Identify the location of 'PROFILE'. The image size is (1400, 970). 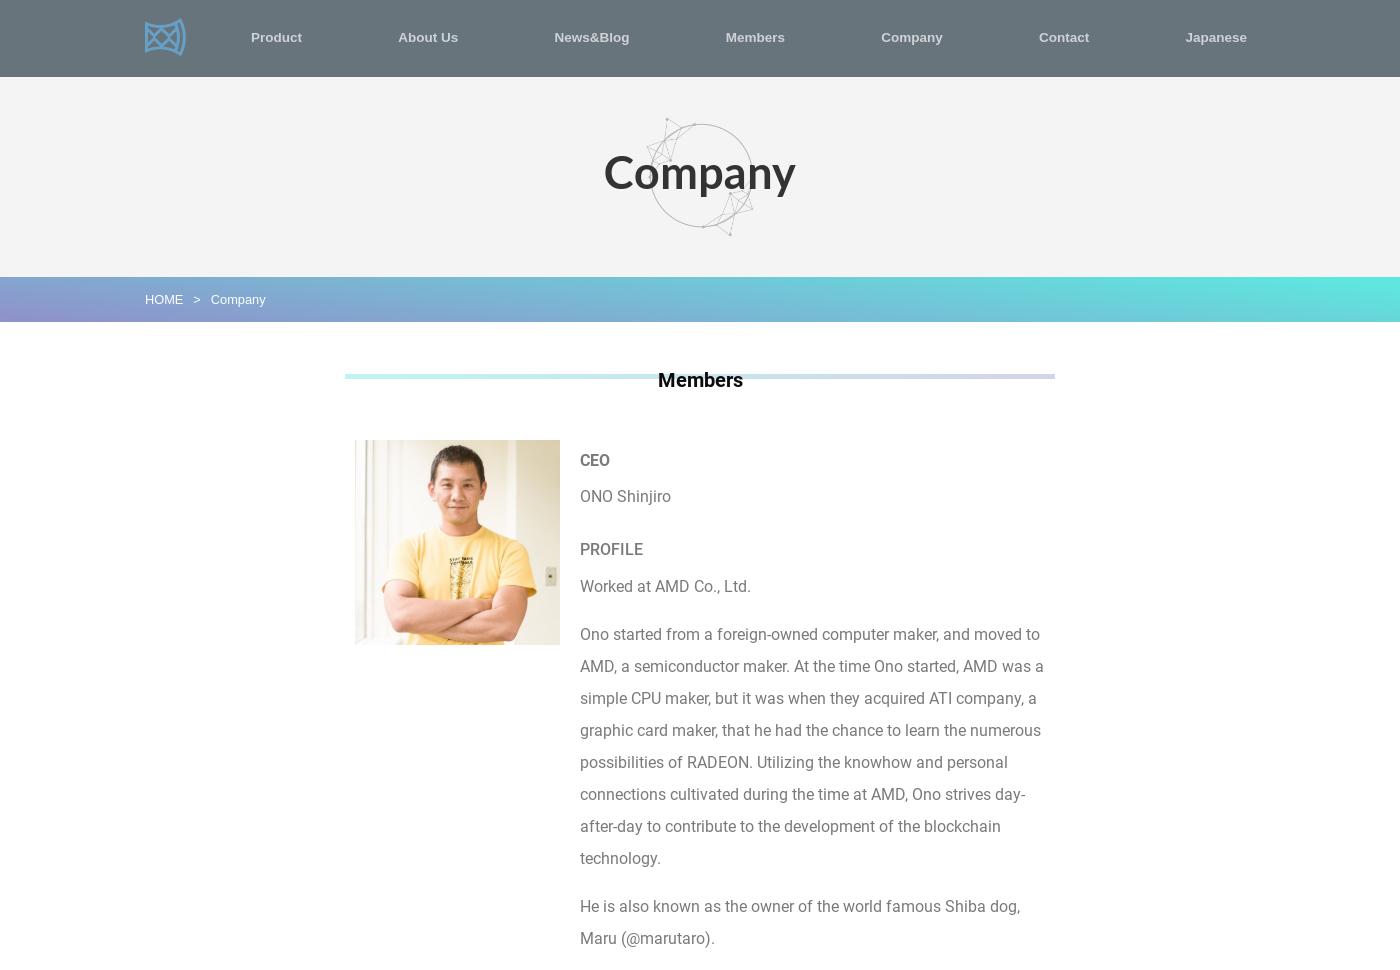
(611, 548).